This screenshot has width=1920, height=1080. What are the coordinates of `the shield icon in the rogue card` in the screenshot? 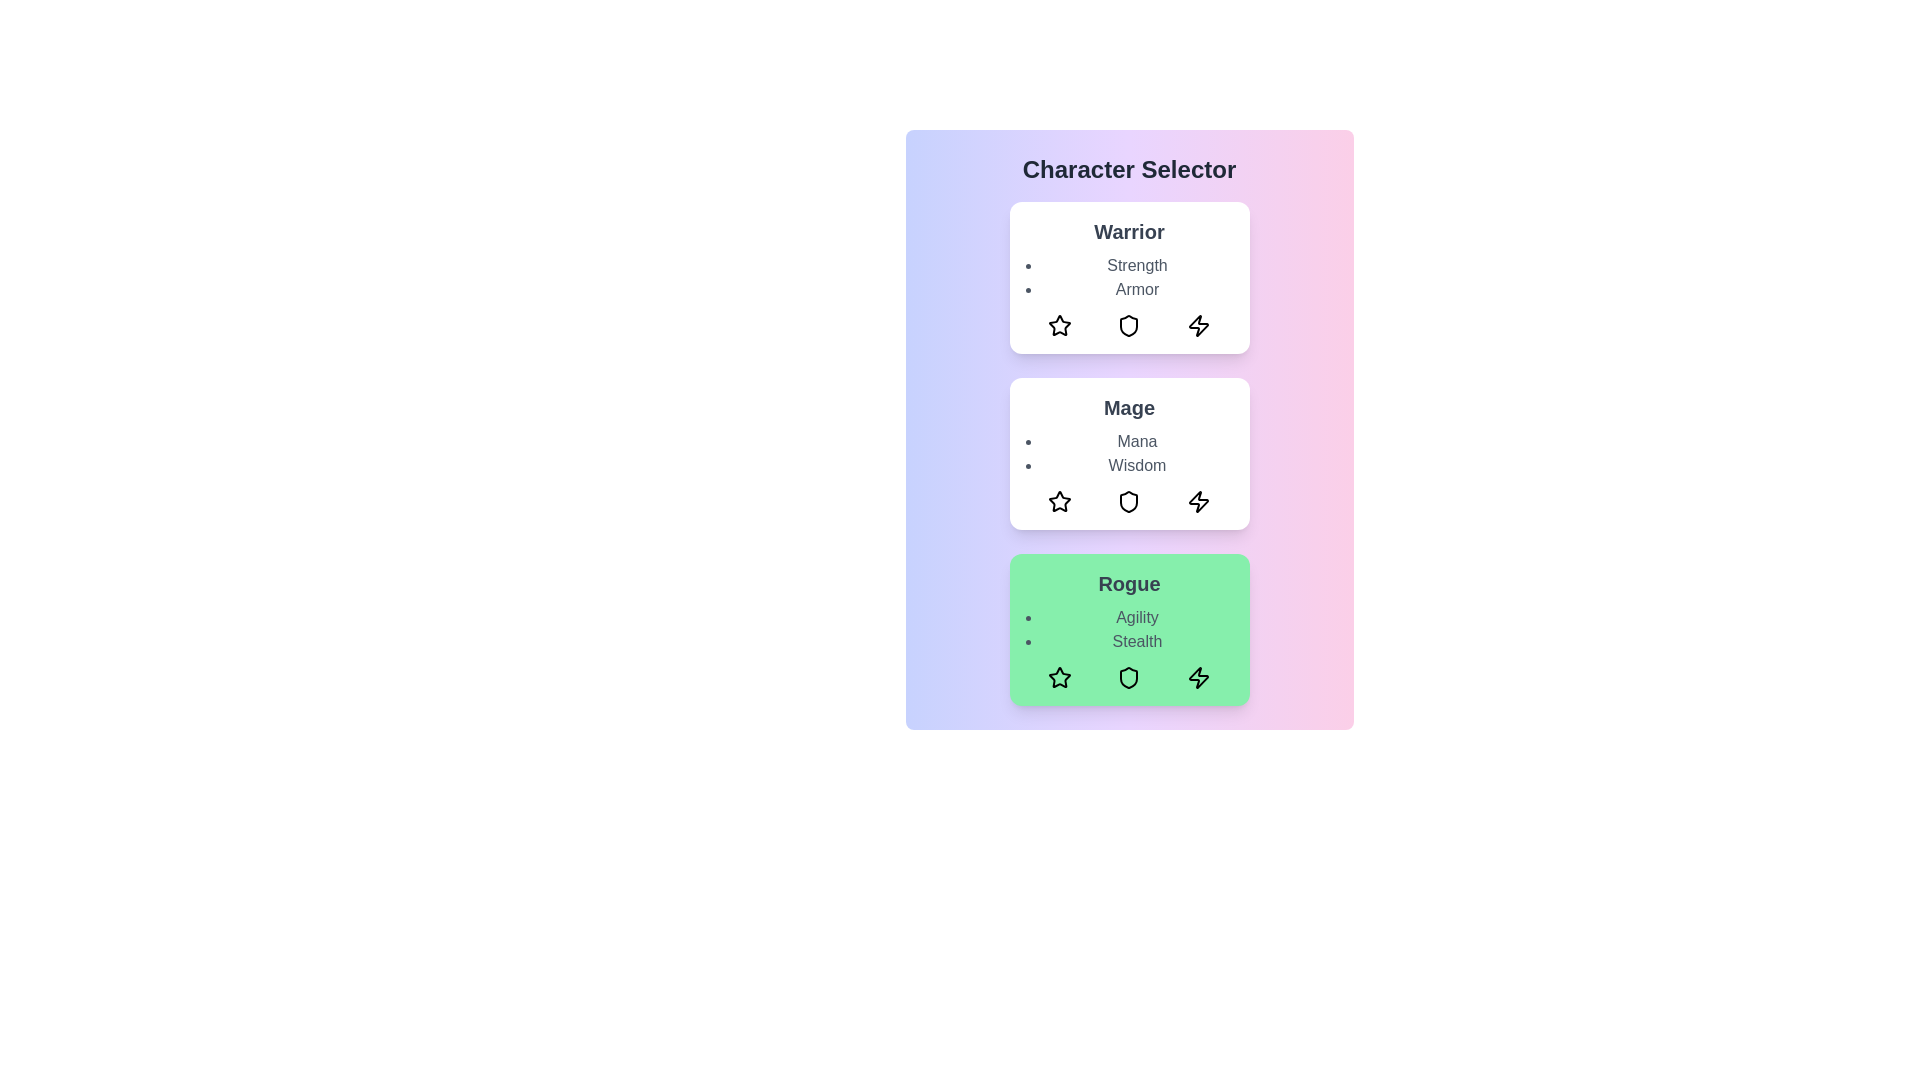 It's located at (1129, 677).